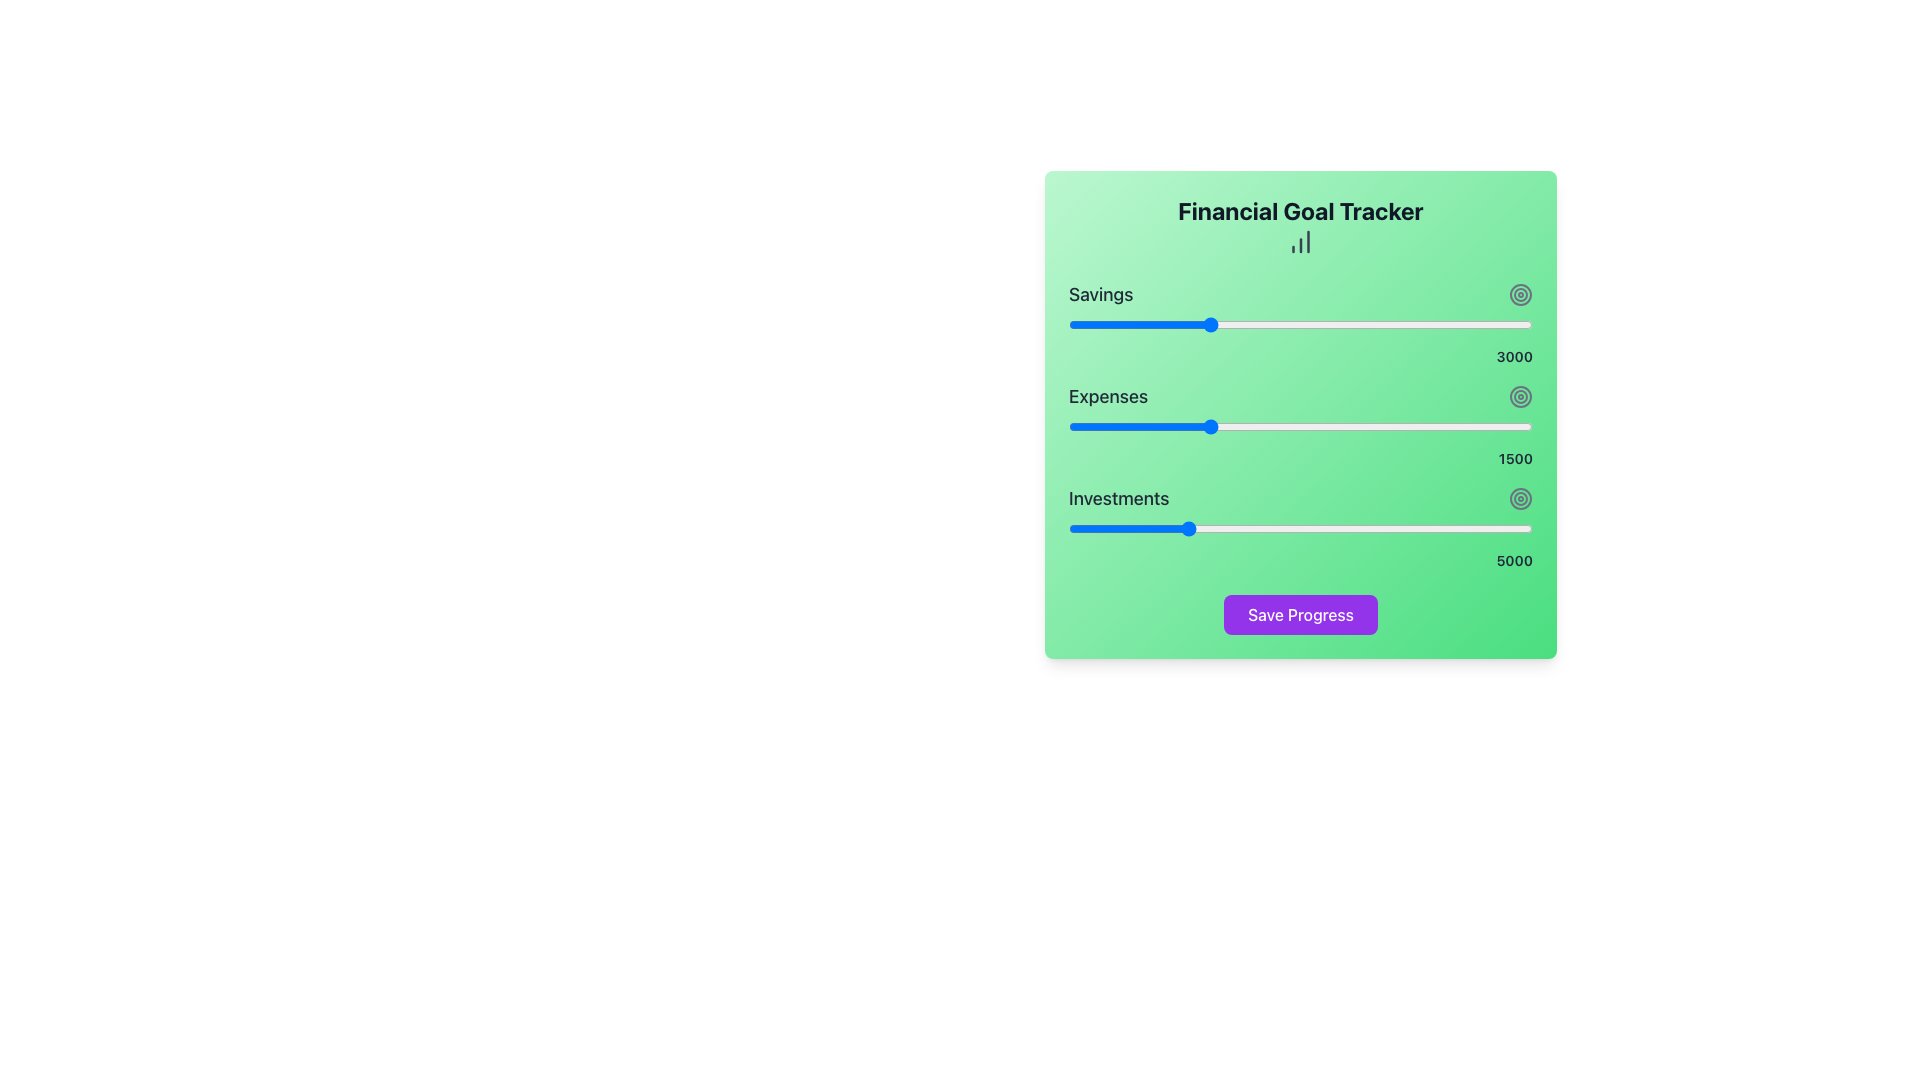 The image size is (1920, 1080). I want to click on the investment goal, so click(1360, 527).